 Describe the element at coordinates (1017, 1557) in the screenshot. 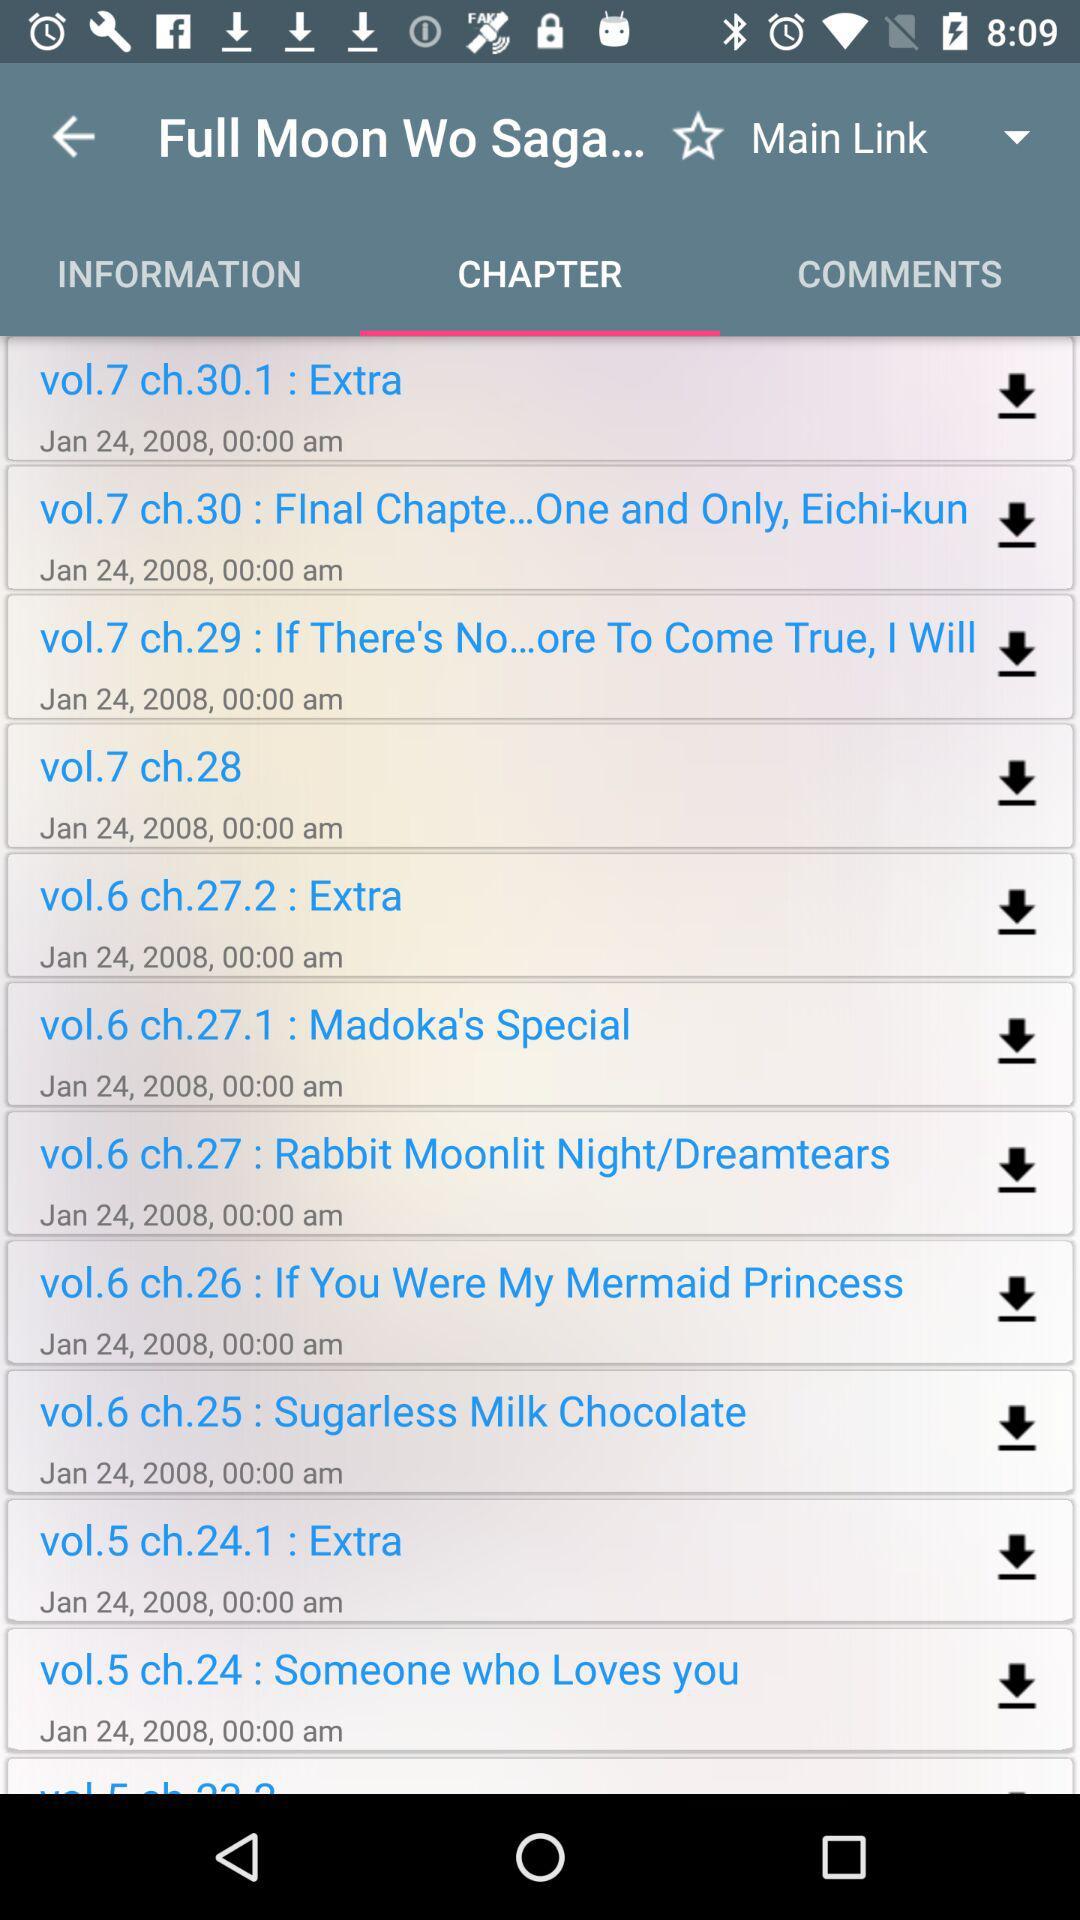

I see `download selected` at that location.